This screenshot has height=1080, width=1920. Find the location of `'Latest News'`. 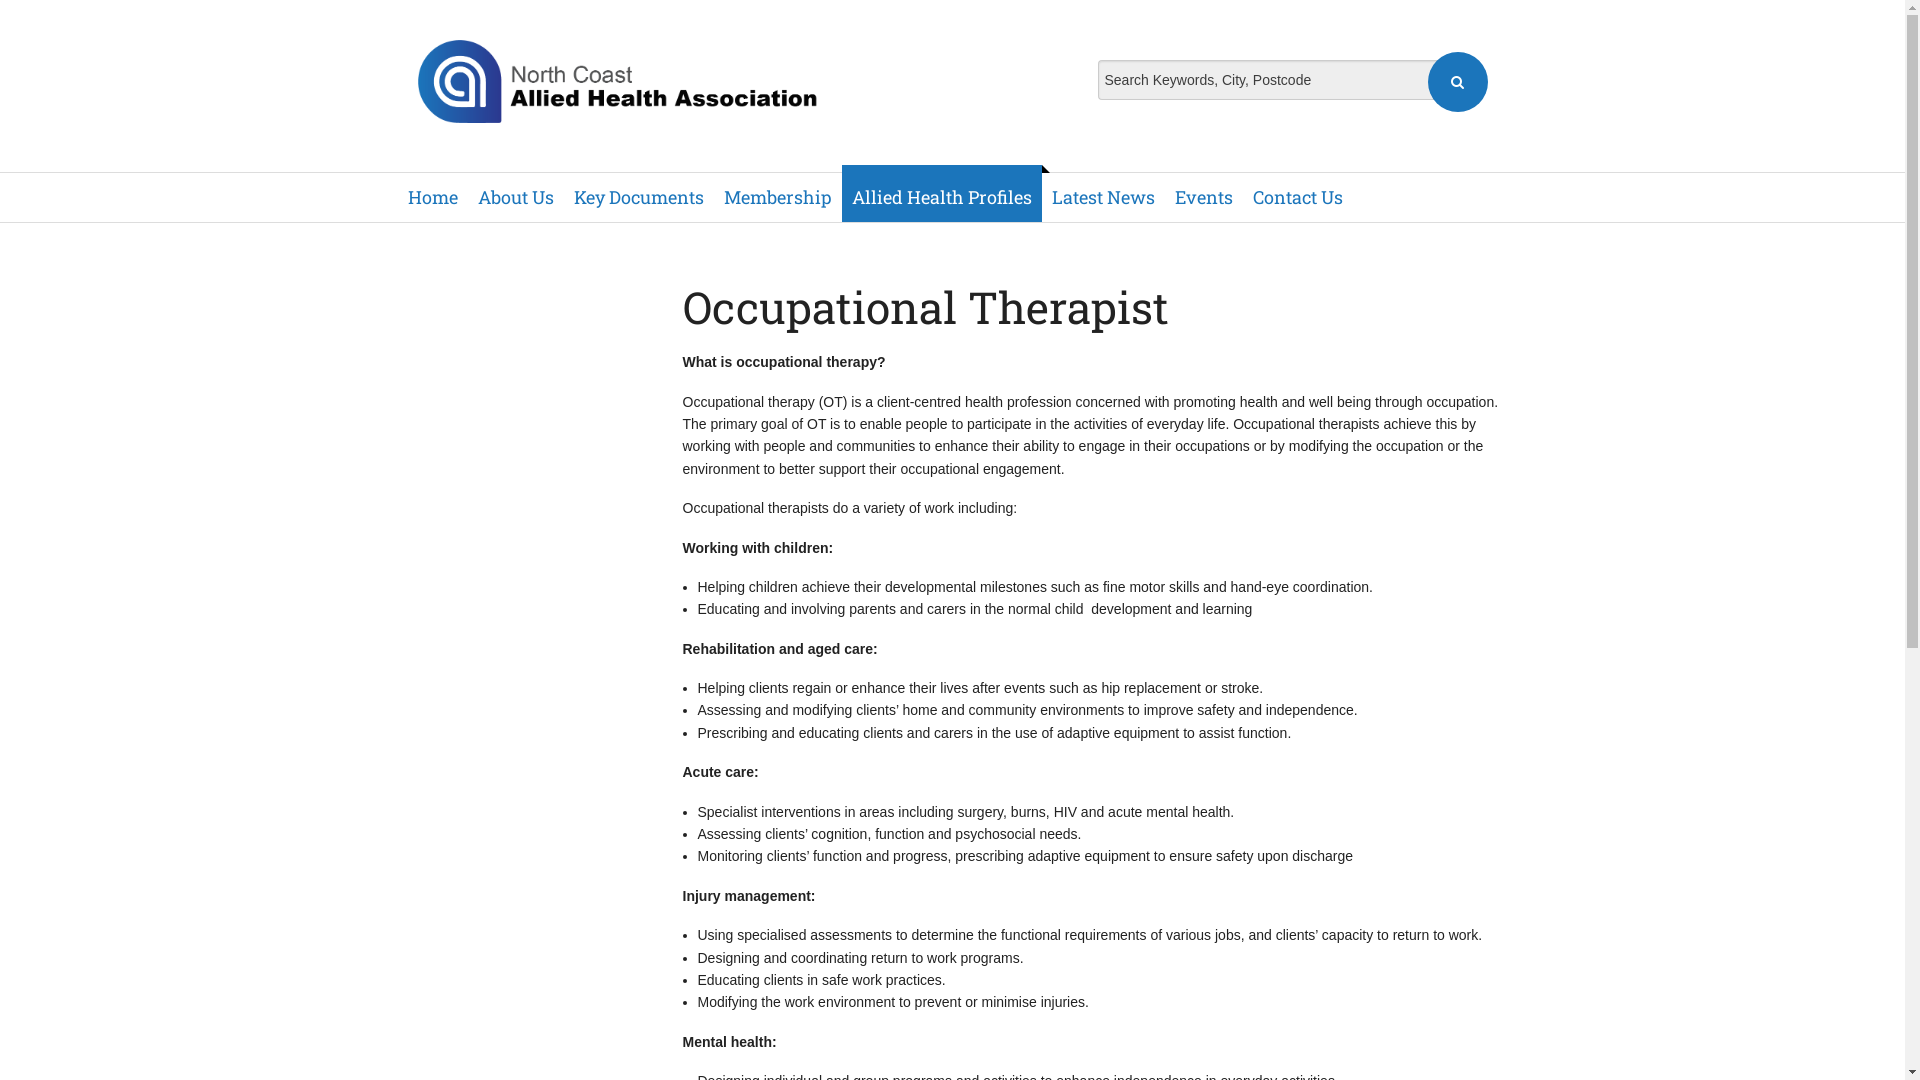

'Latest News' is located at coordinates (1102, 197).